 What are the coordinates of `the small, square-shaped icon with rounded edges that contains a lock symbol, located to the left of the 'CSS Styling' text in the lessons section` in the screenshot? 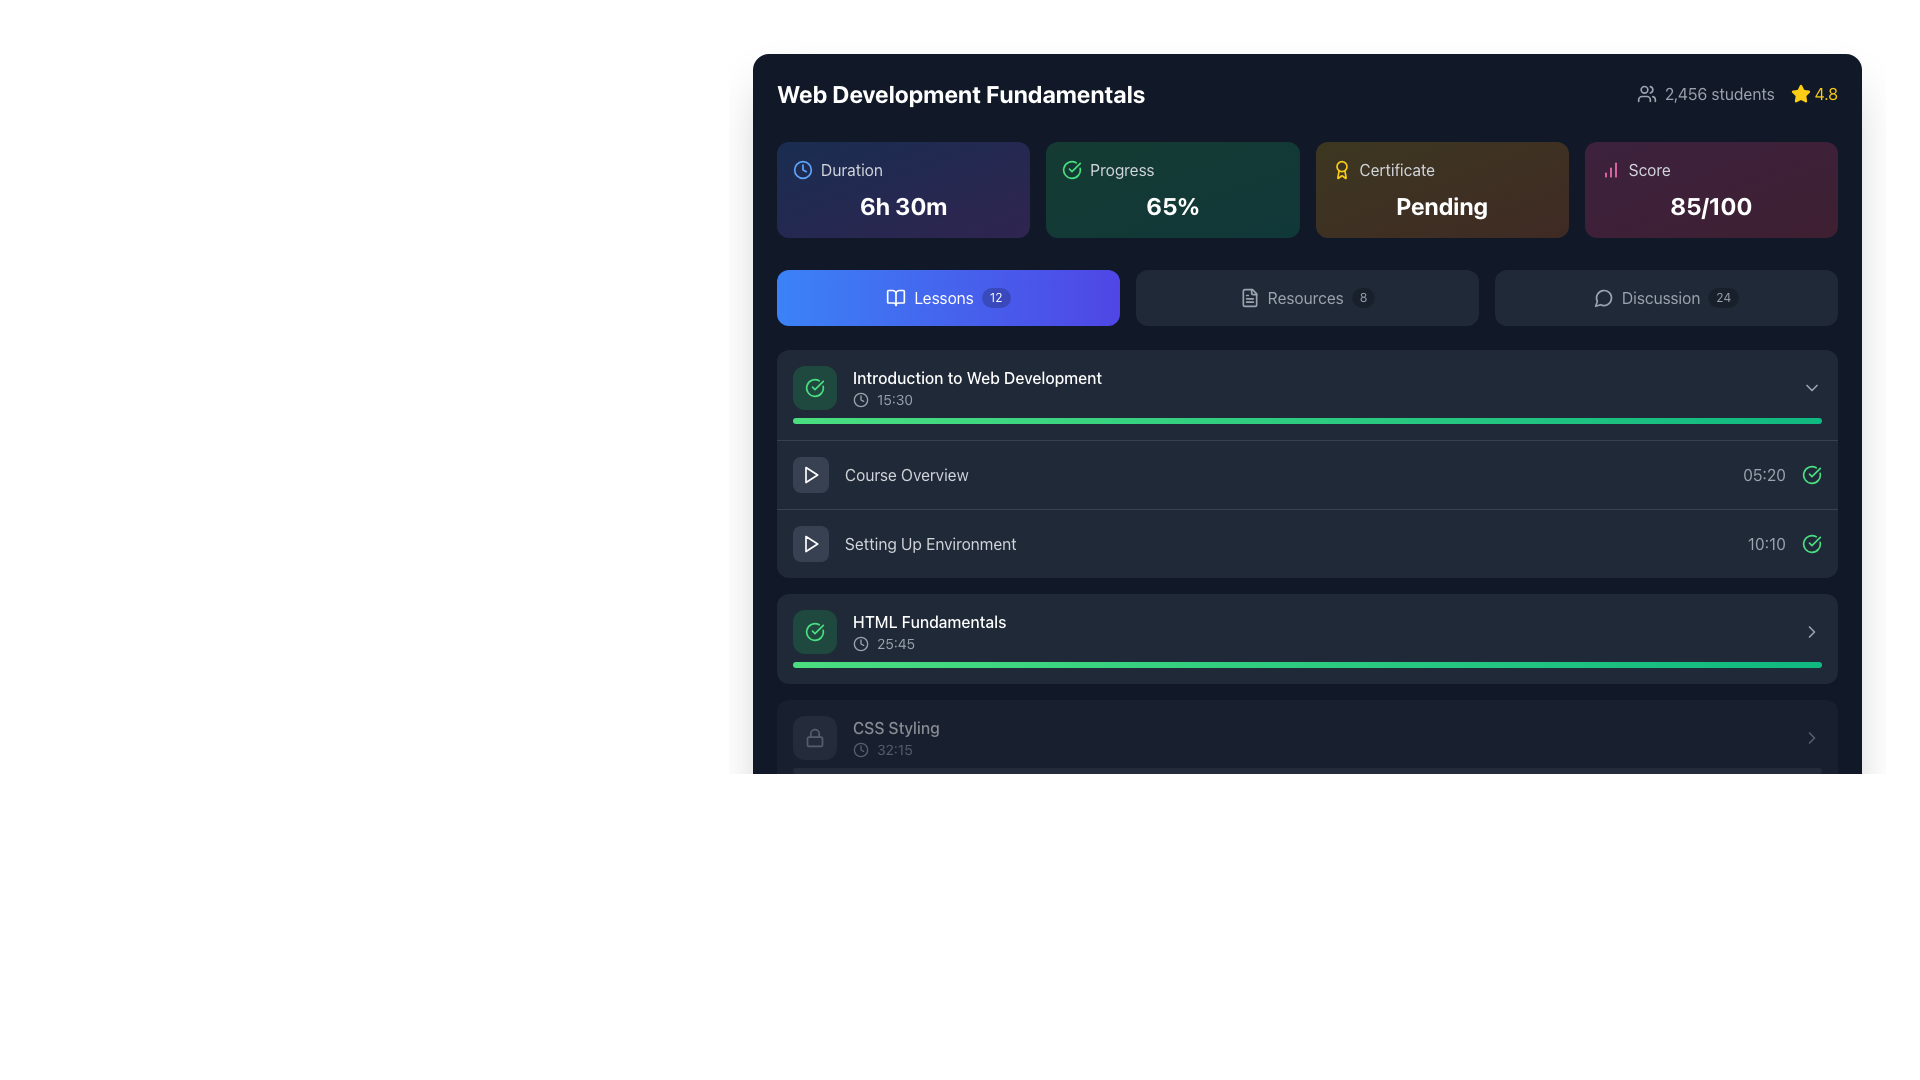 It's located at (815, 737).